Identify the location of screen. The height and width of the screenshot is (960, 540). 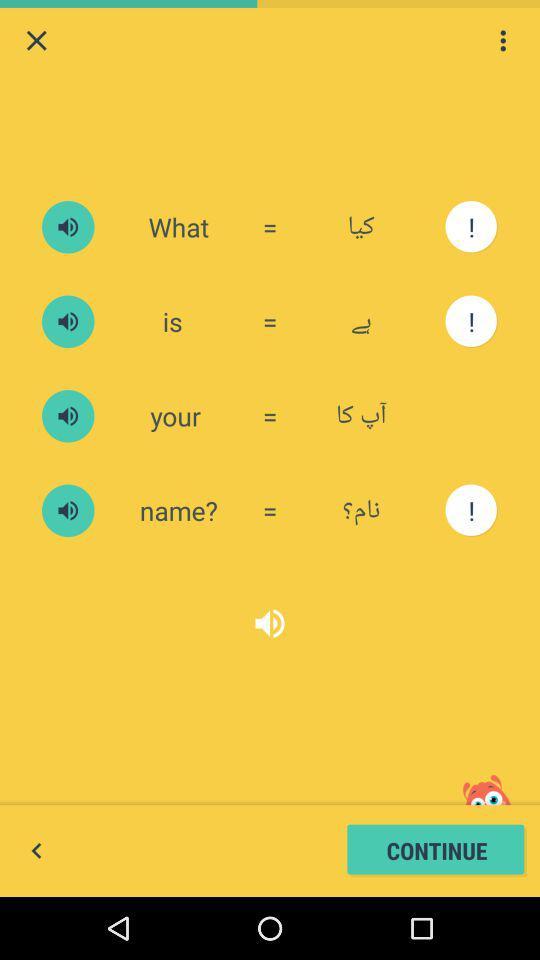
(36, 39).